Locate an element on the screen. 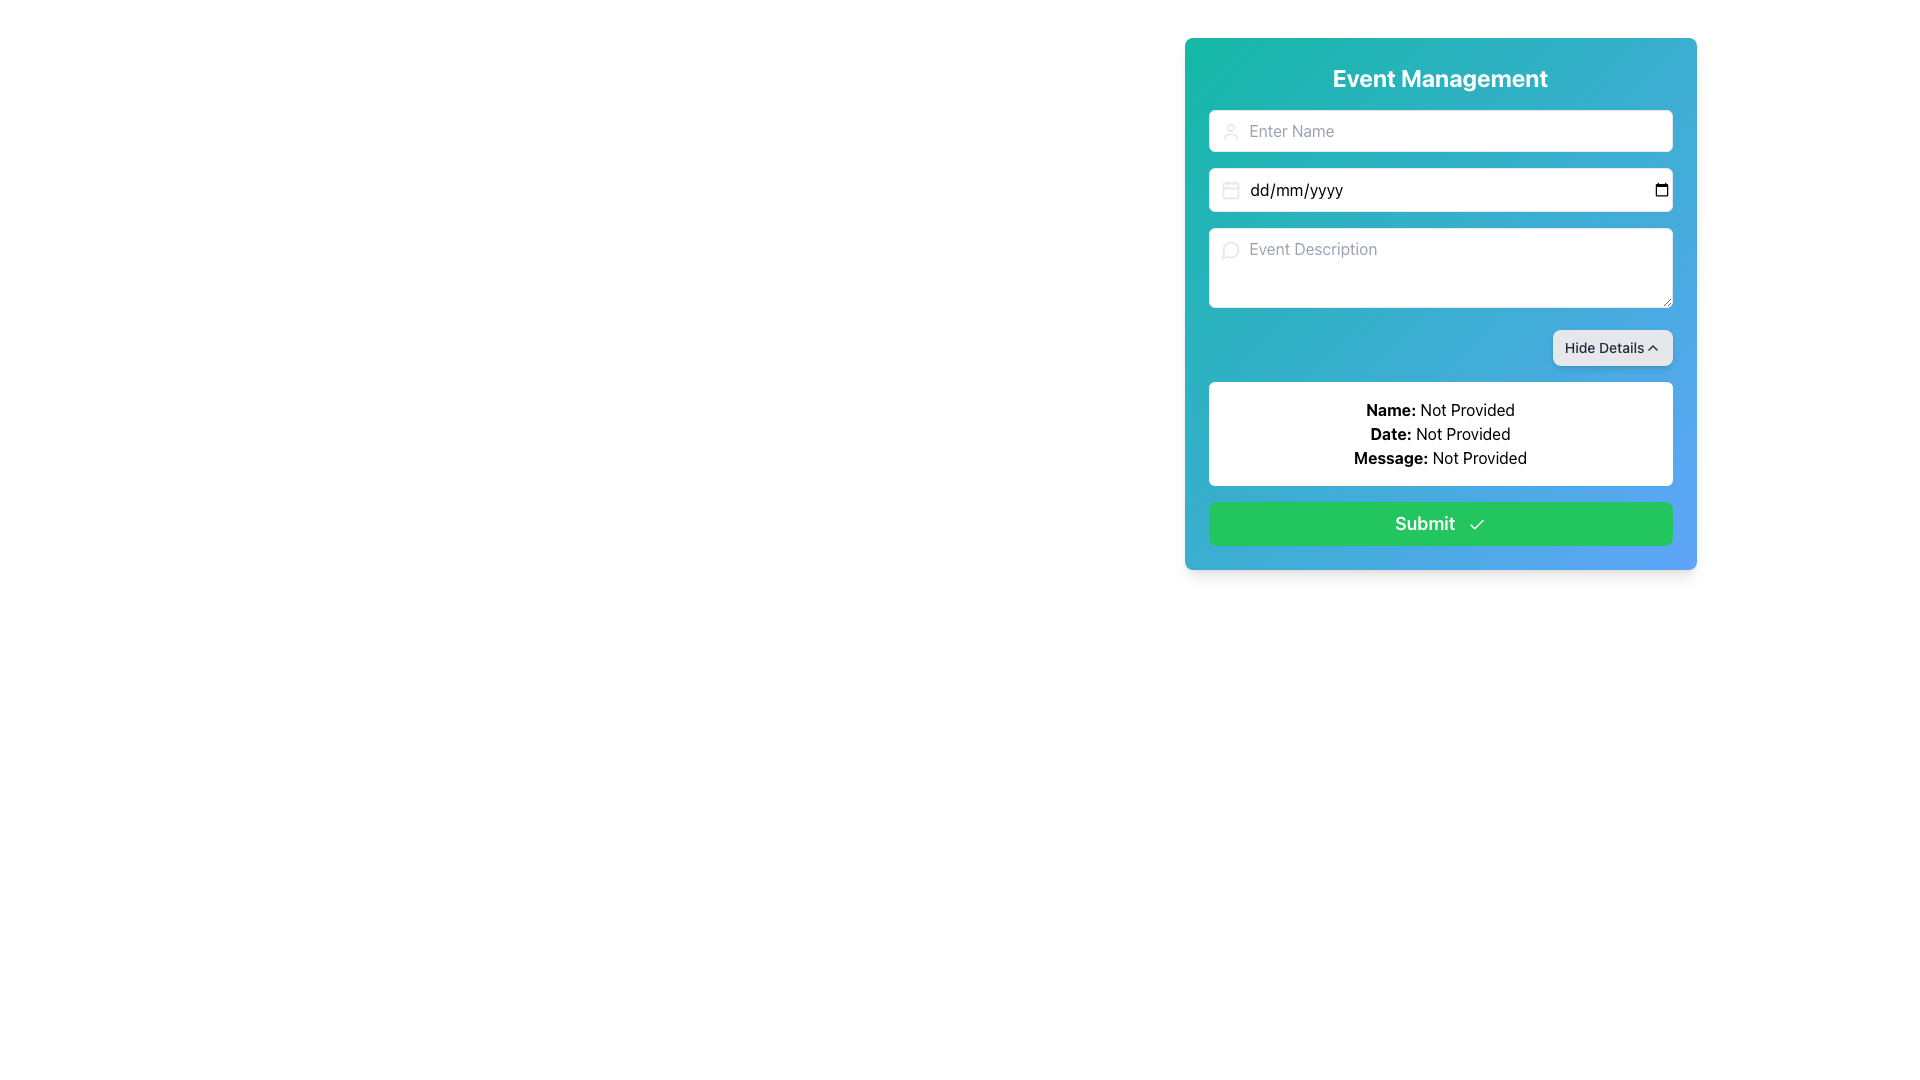 Image resolution: width=1920 pixels, height=1080 pixels. the small, check-shaped icon rendered in white on a green background, located to the right of the 'Submit' button, to confirm is located at coordinates (1476, 524).